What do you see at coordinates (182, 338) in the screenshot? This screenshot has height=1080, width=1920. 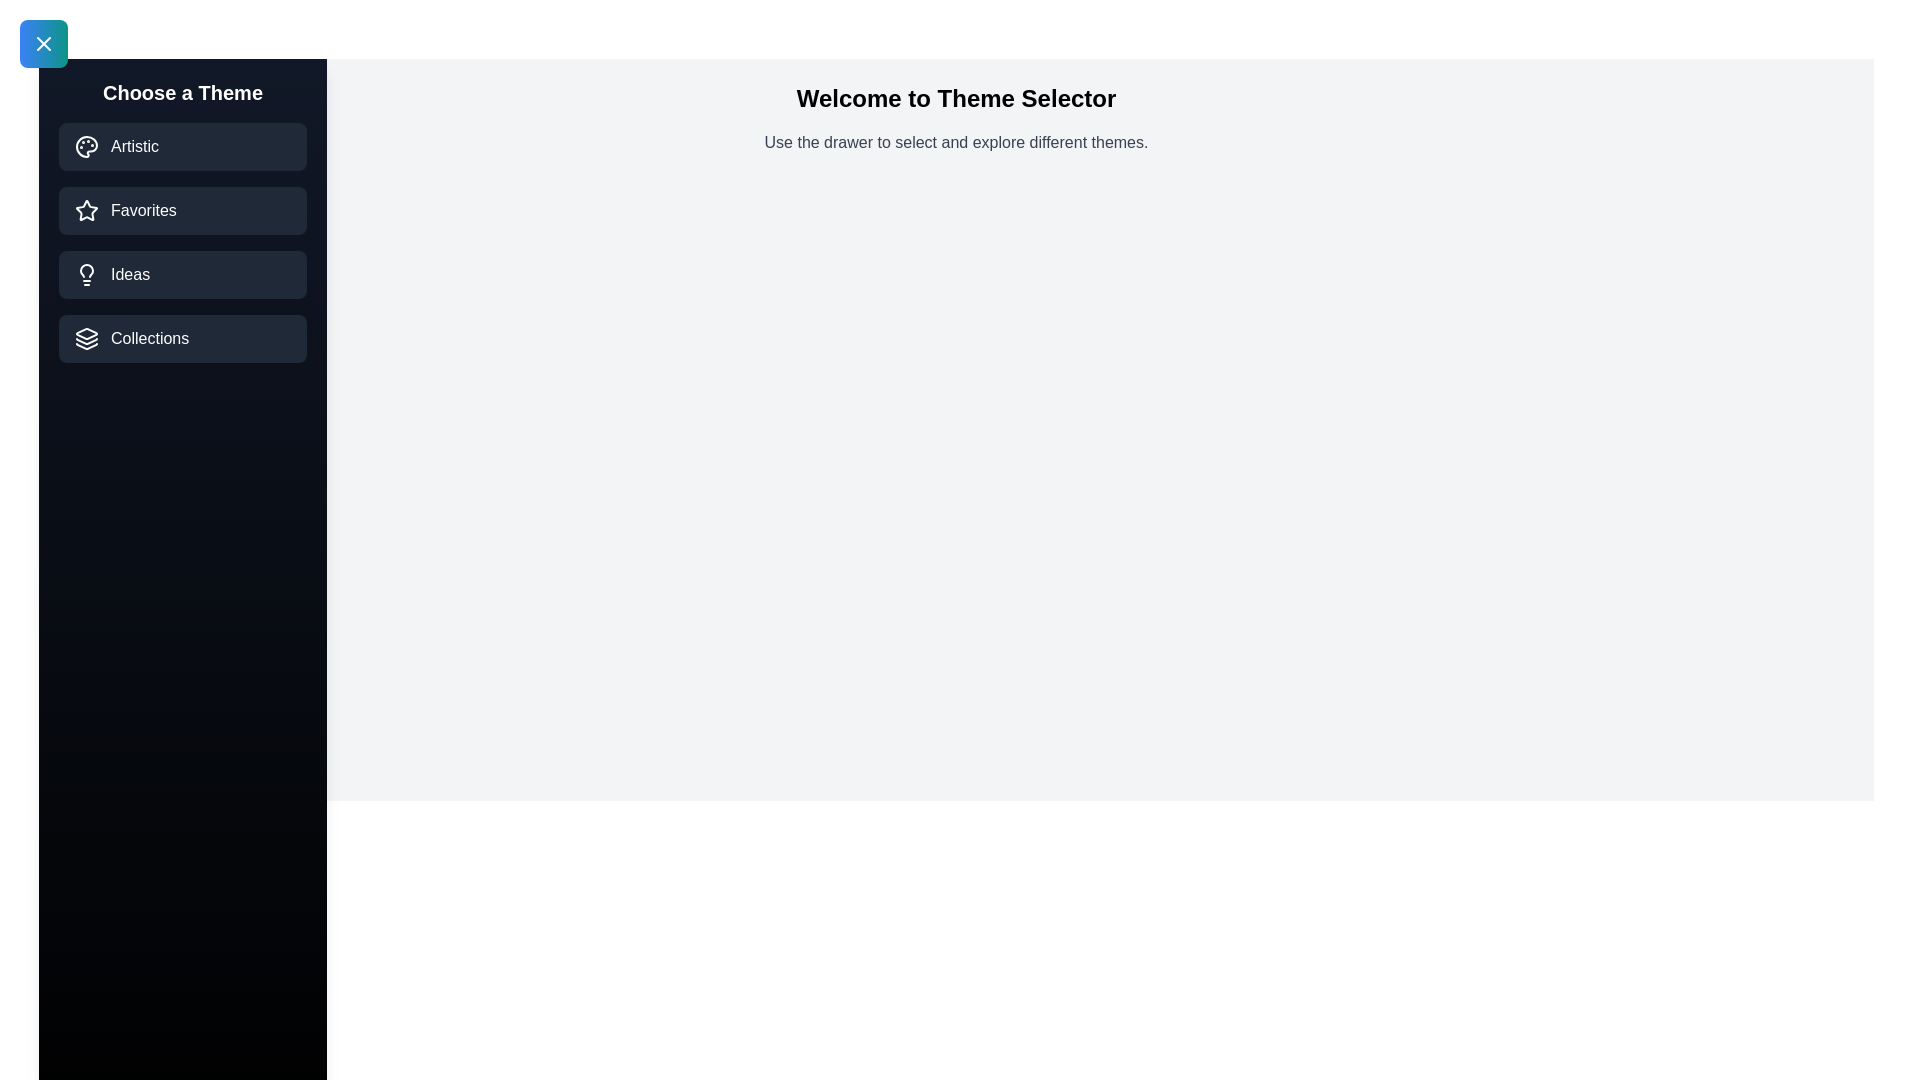 I see `the theme Collections from the list` at bounding box center [182, 338].